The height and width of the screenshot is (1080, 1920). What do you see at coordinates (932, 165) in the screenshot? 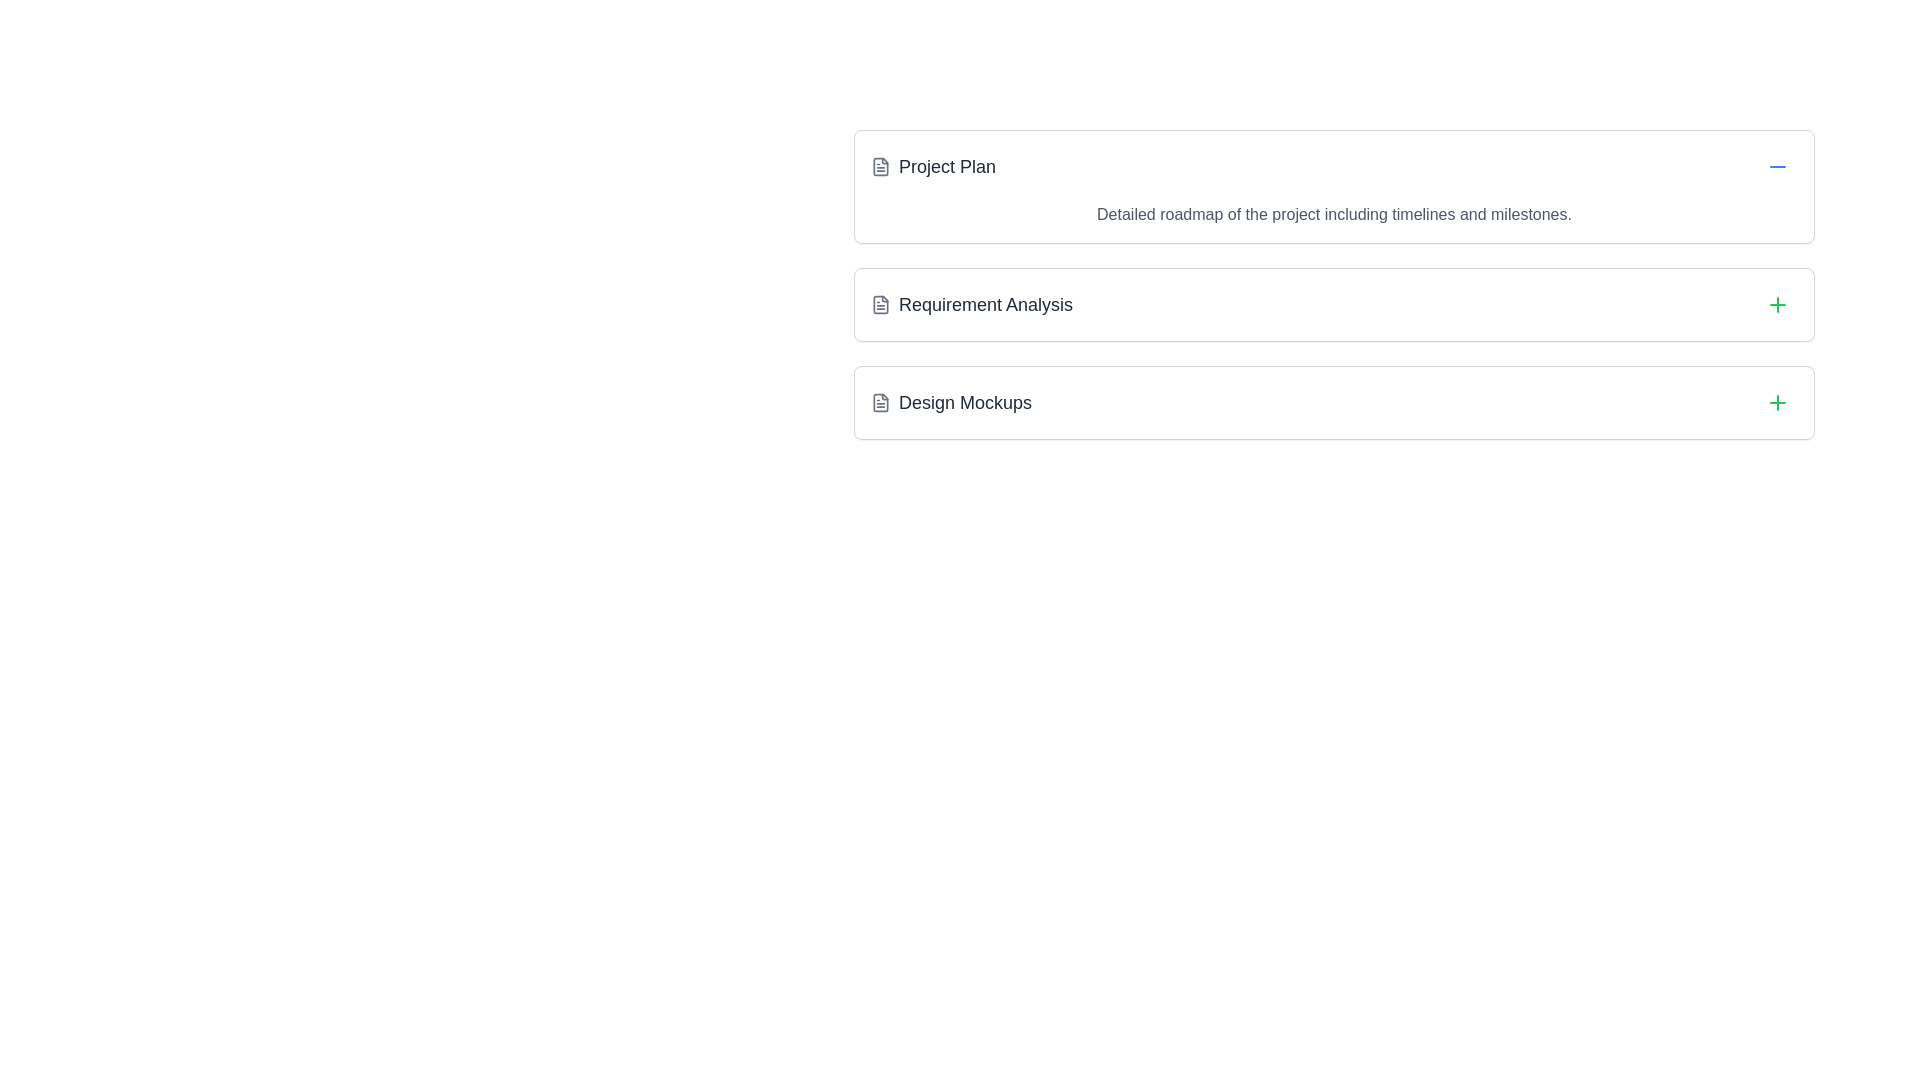
I see `the Label with Icon that serves as the header for the project plan section` at bounding box center [932, 165].